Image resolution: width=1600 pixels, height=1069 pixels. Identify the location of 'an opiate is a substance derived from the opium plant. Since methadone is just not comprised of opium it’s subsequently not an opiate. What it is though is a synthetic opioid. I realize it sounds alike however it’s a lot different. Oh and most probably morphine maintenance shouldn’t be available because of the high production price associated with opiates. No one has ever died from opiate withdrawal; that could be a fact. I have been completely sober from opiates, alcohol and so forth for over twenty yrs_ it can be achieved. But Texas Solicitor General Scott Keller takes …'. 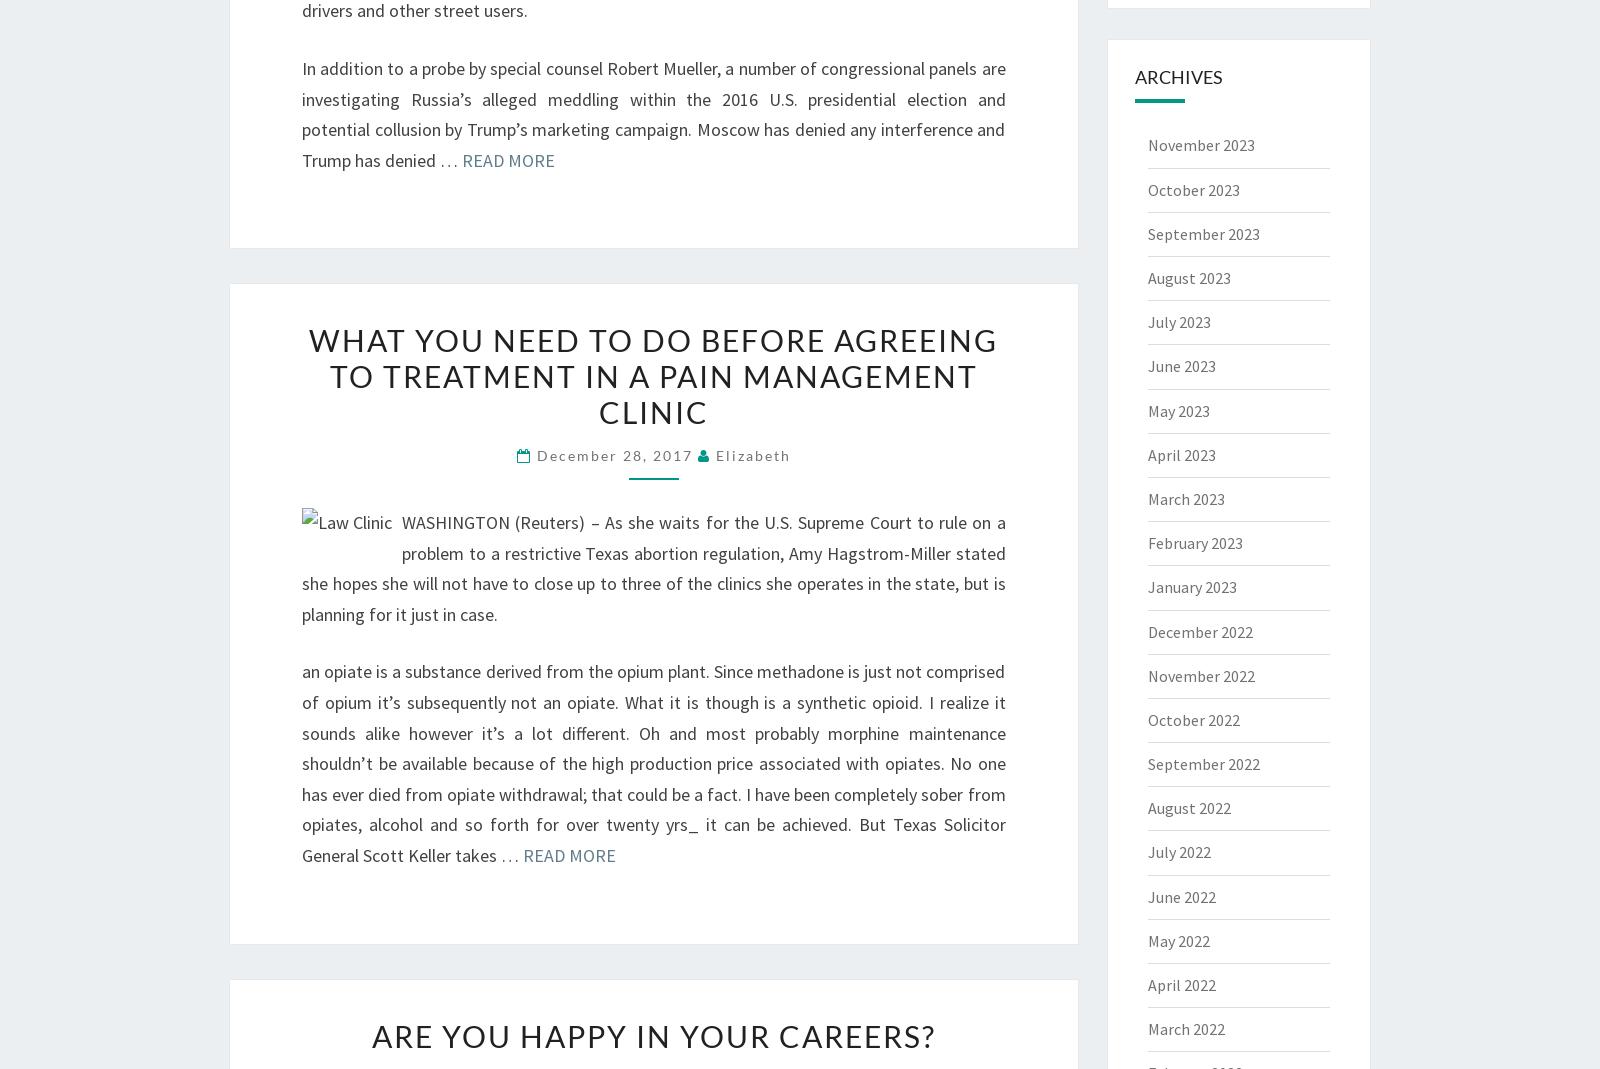
(653, 763).